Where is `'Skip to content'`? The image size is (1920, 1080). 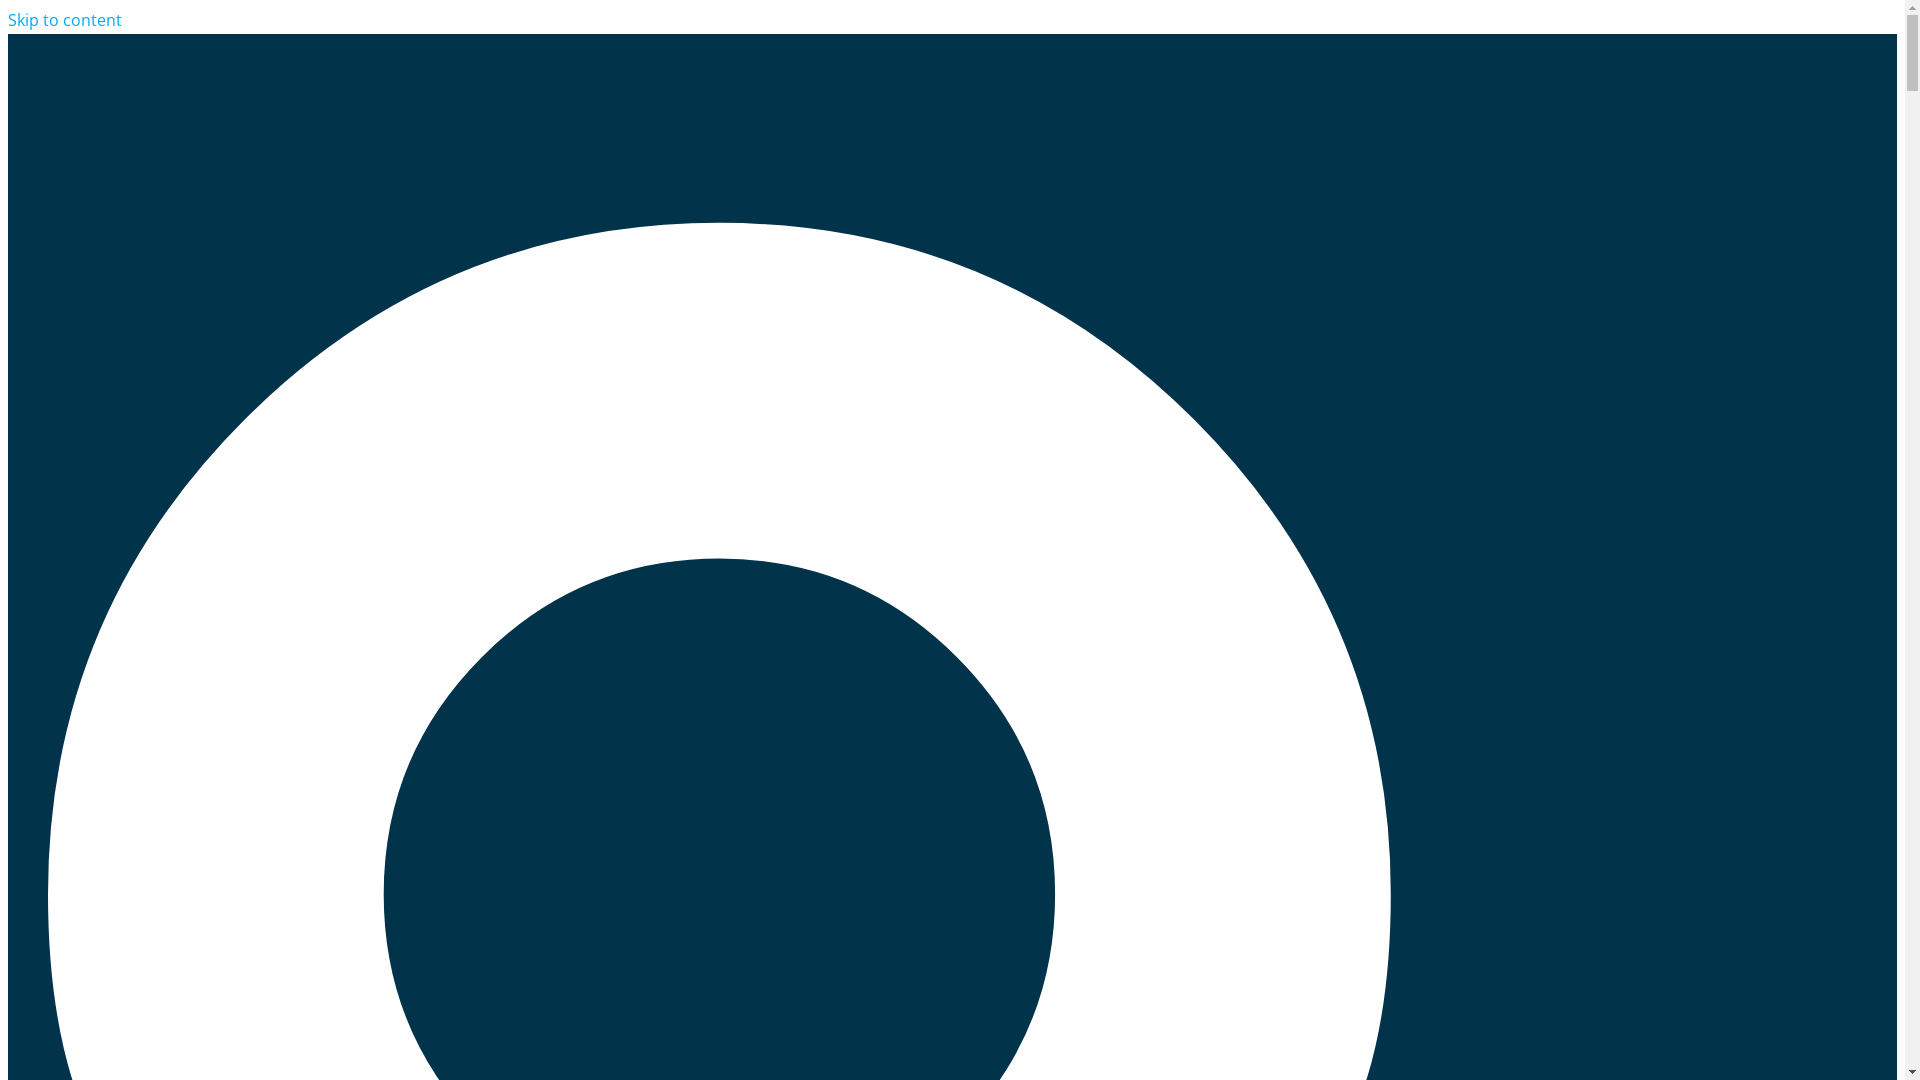 'Skip to content' is located at coordinates (65, 19).